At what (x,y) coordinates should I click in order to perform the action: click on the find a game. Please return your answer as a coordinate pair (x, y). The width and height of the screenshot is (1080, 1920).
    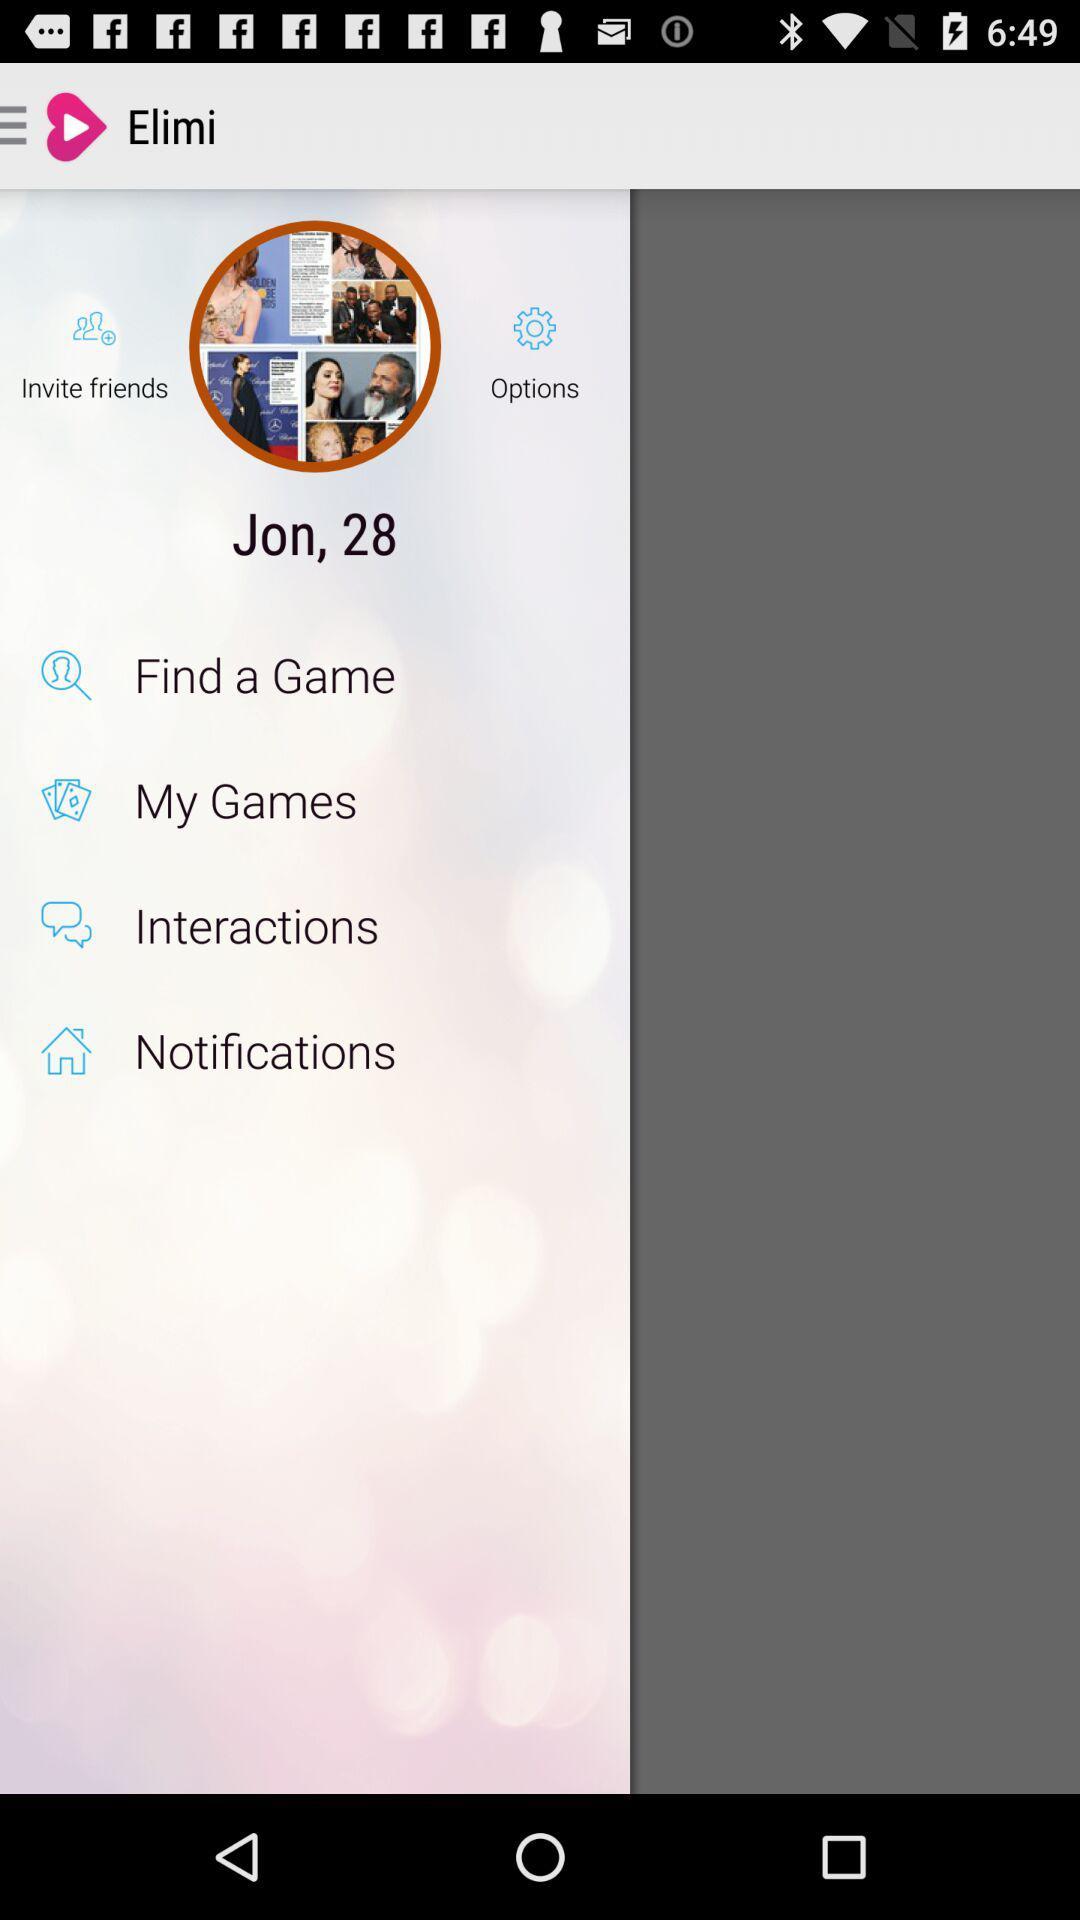
    Looking at the image, I should click on (361, 675).